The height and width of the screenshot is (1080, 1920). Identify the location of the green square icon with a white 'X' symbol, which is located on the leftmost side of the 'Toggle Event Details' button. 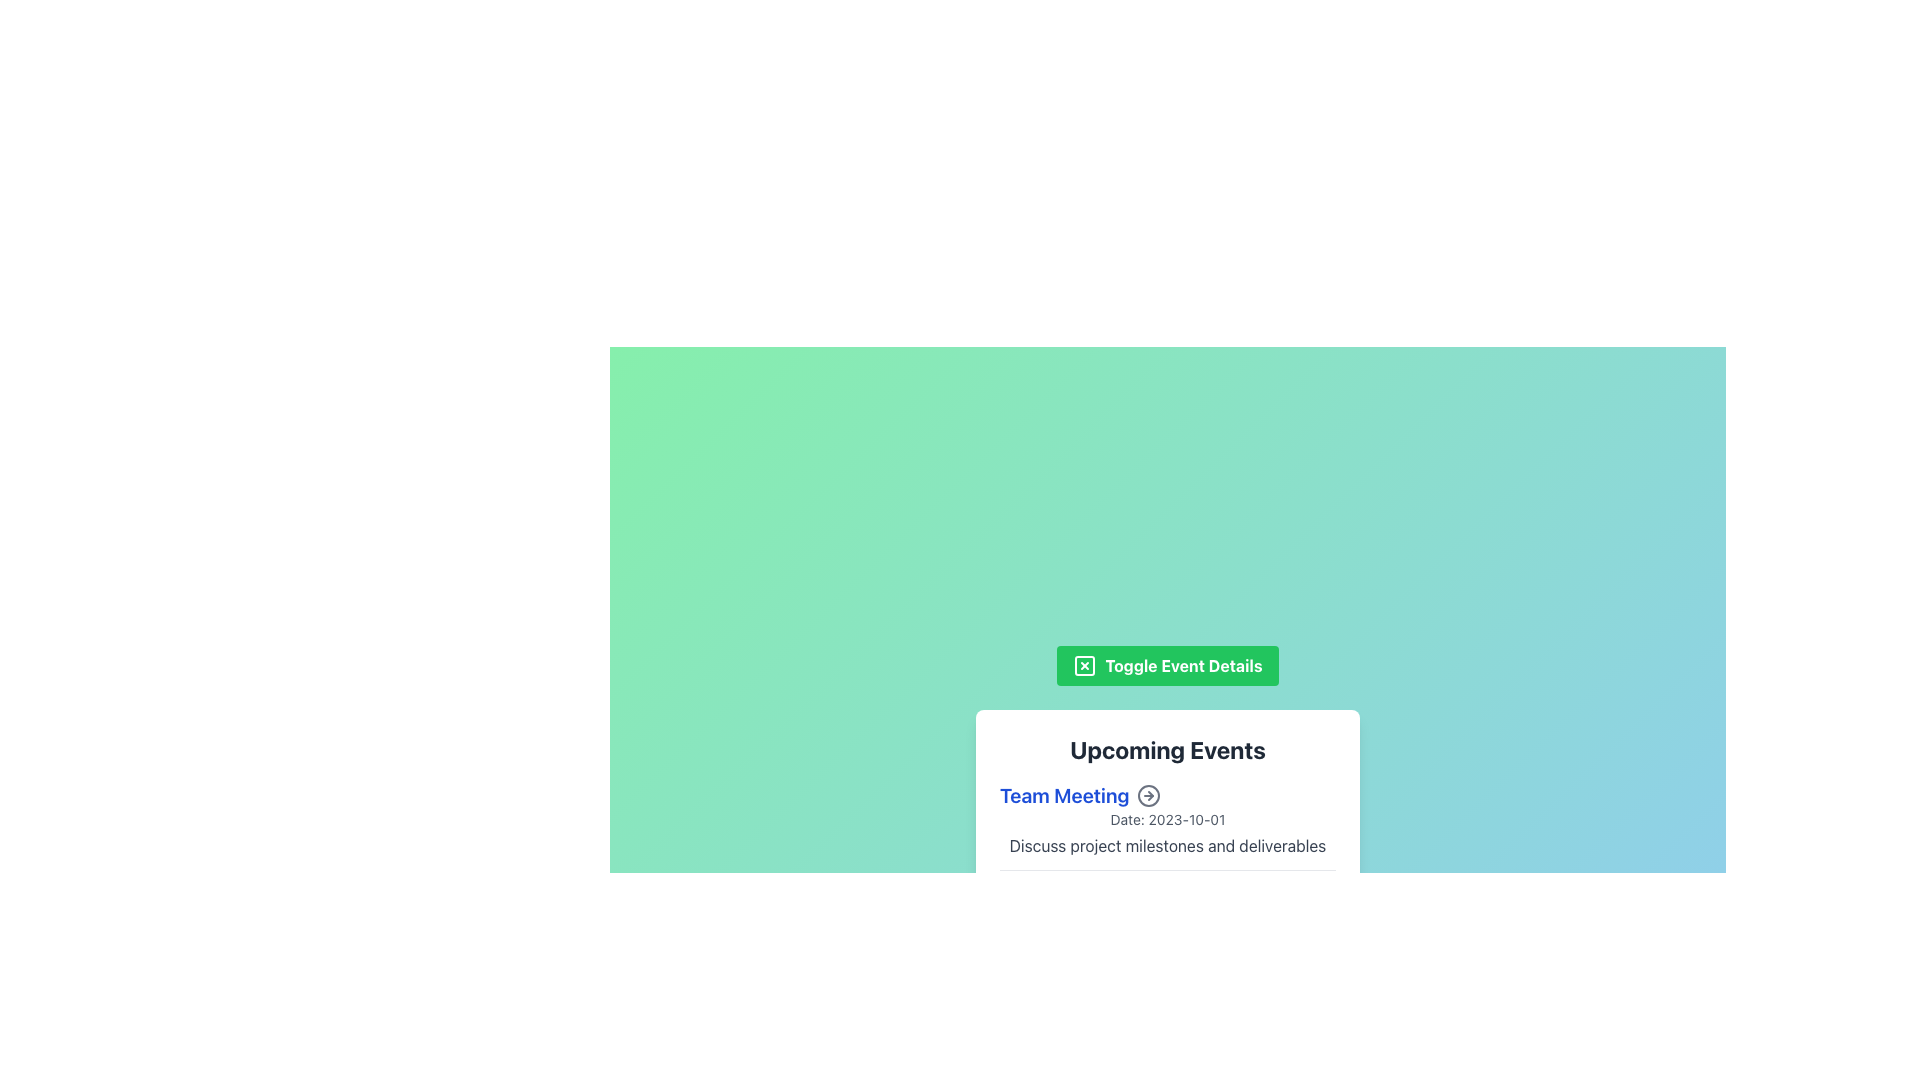
(1084, 665).